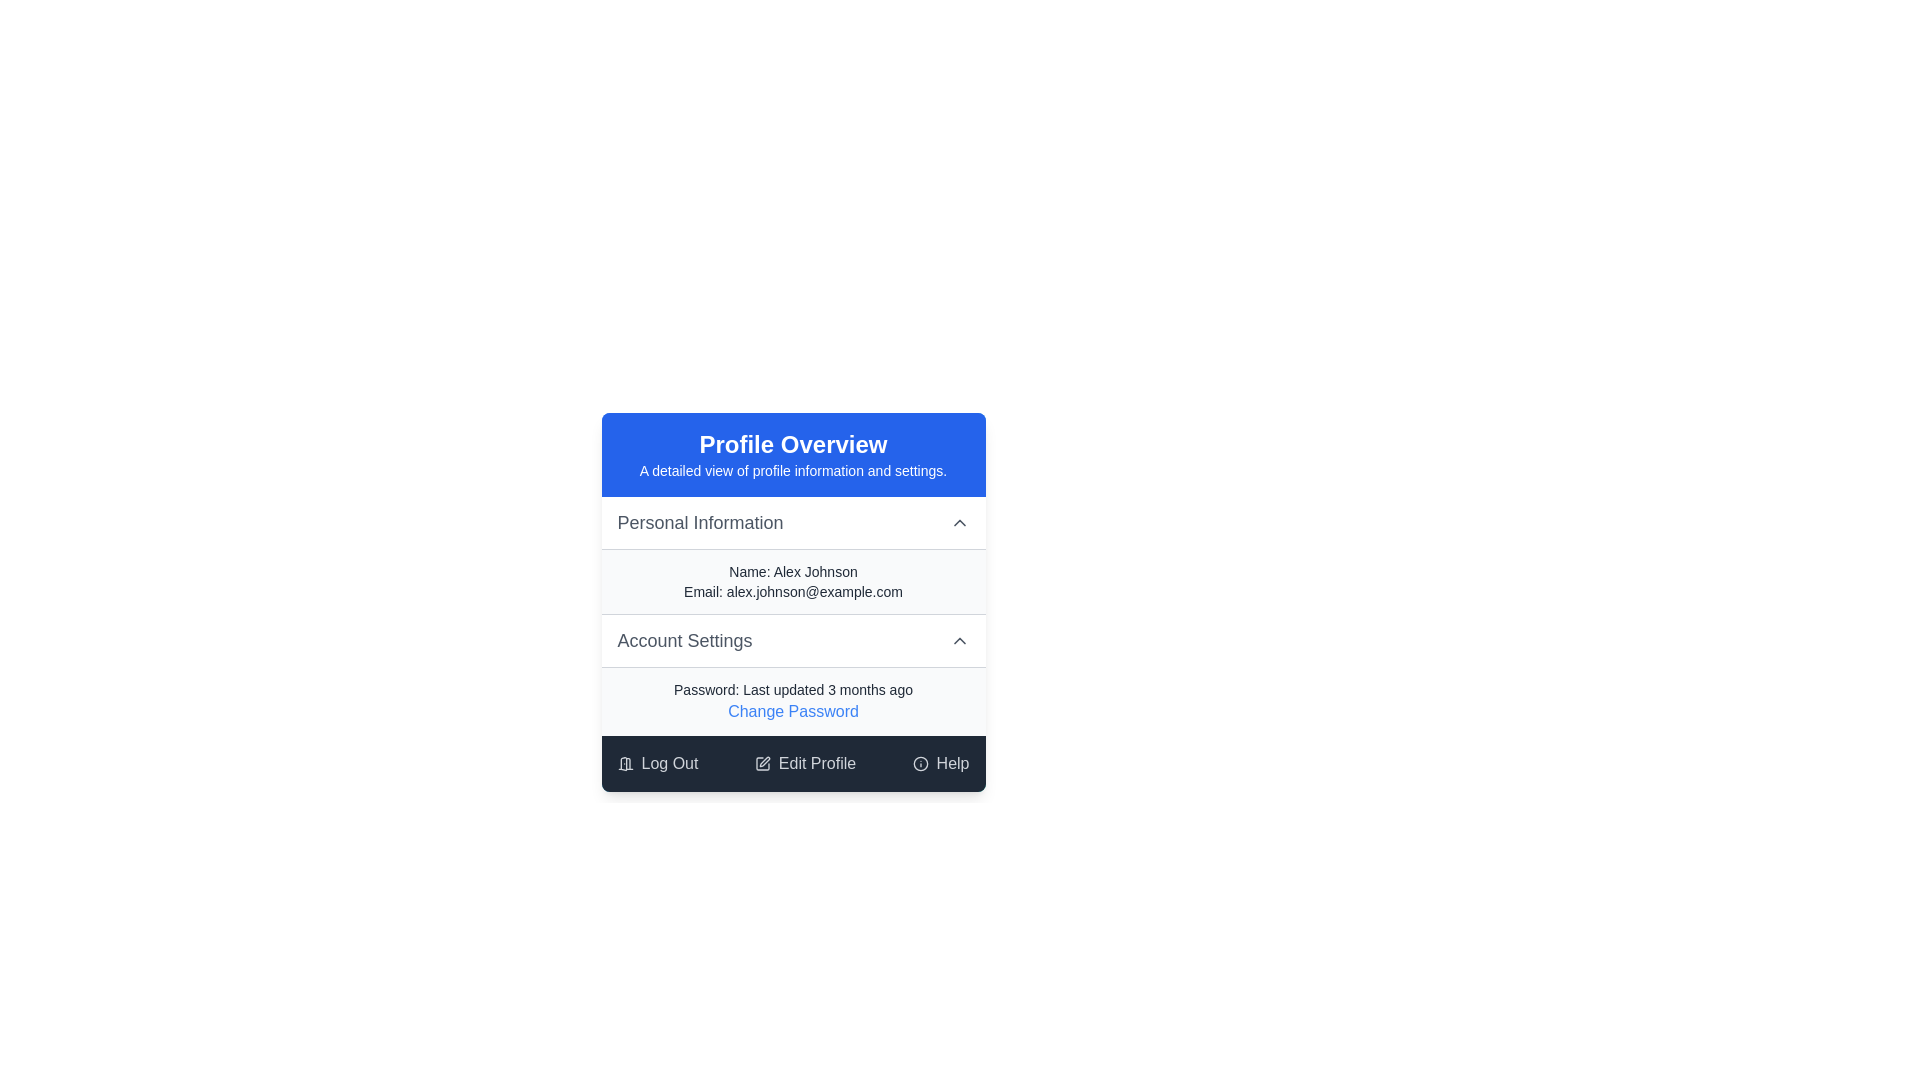 Image resolution: width=1920 pixels, height=1080 pixels. I want to click on the email address text label that displays the user's email, located centrally under the 'Personal Information' section of the interface, so click(792, 590).